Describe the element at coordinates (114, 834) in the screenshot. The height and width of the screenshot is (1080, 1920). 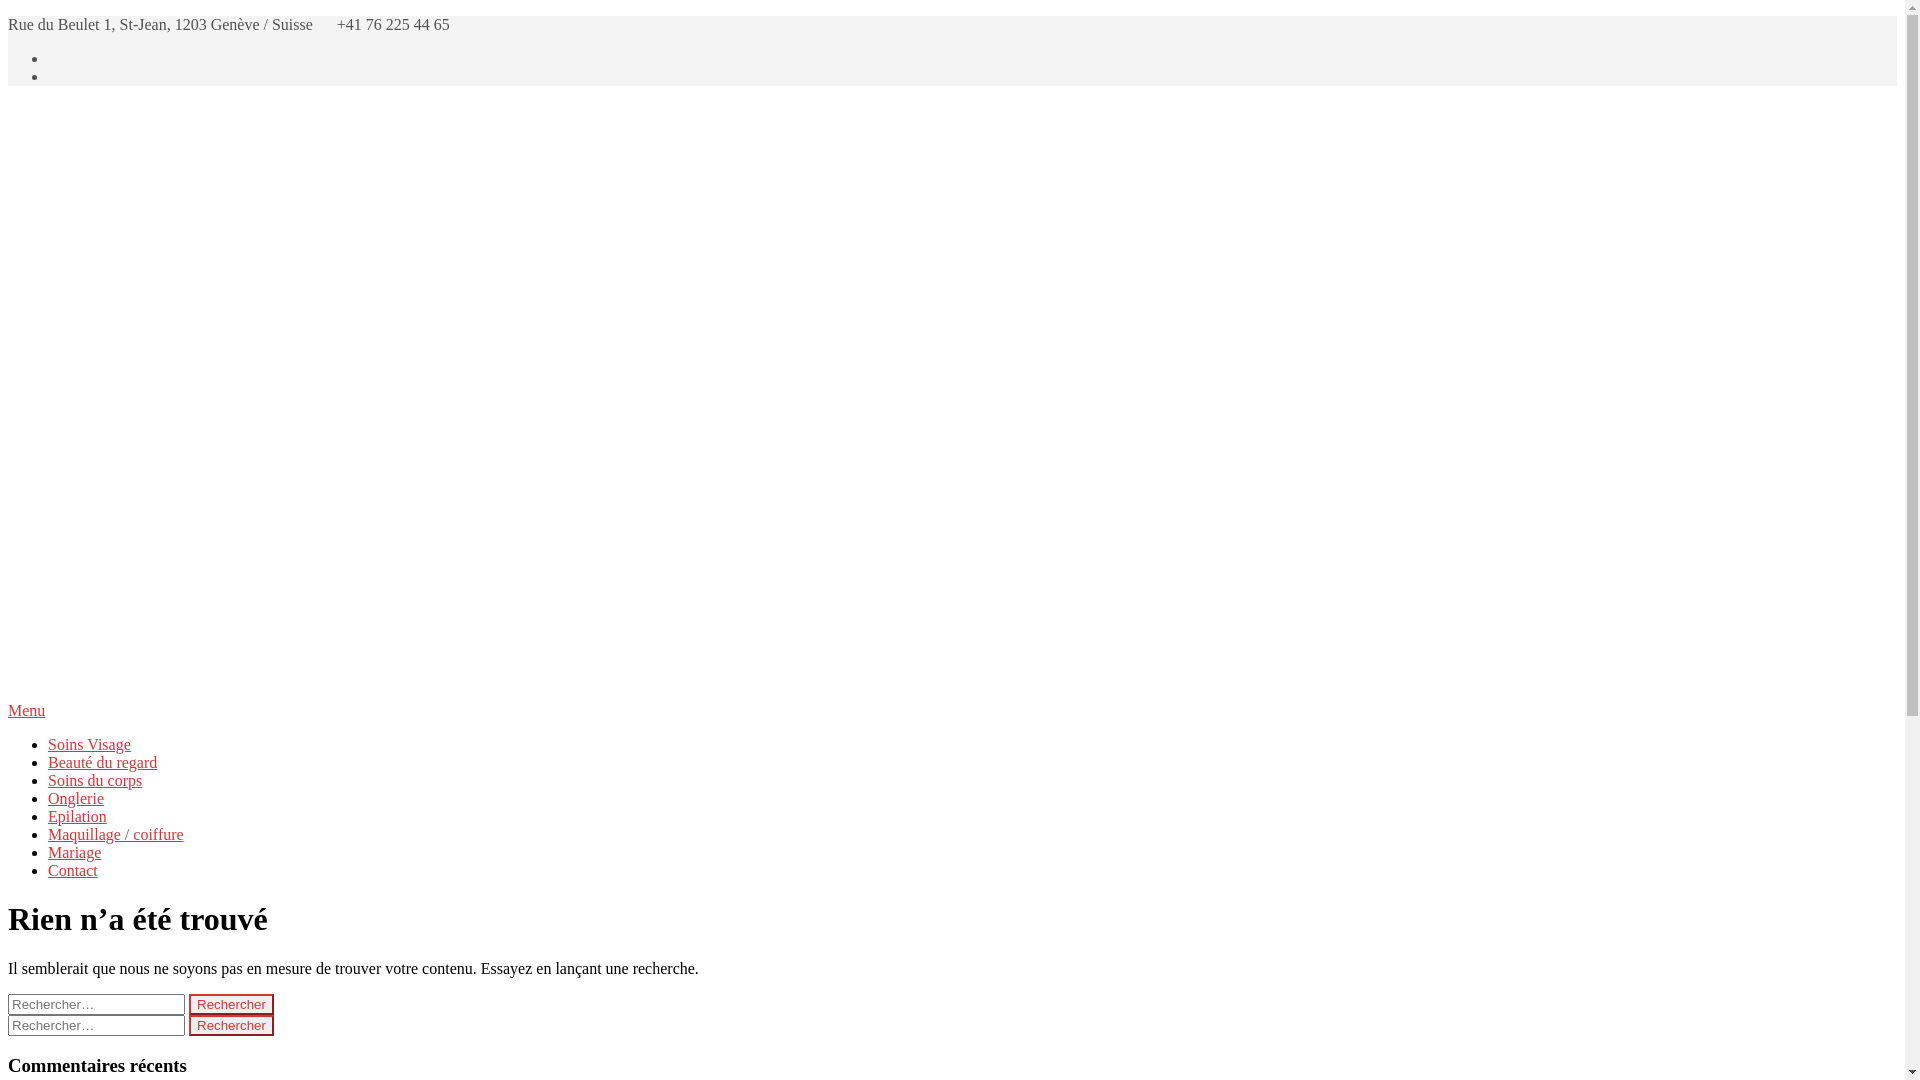
I see `'Maquillage / coiffure'` at that location.